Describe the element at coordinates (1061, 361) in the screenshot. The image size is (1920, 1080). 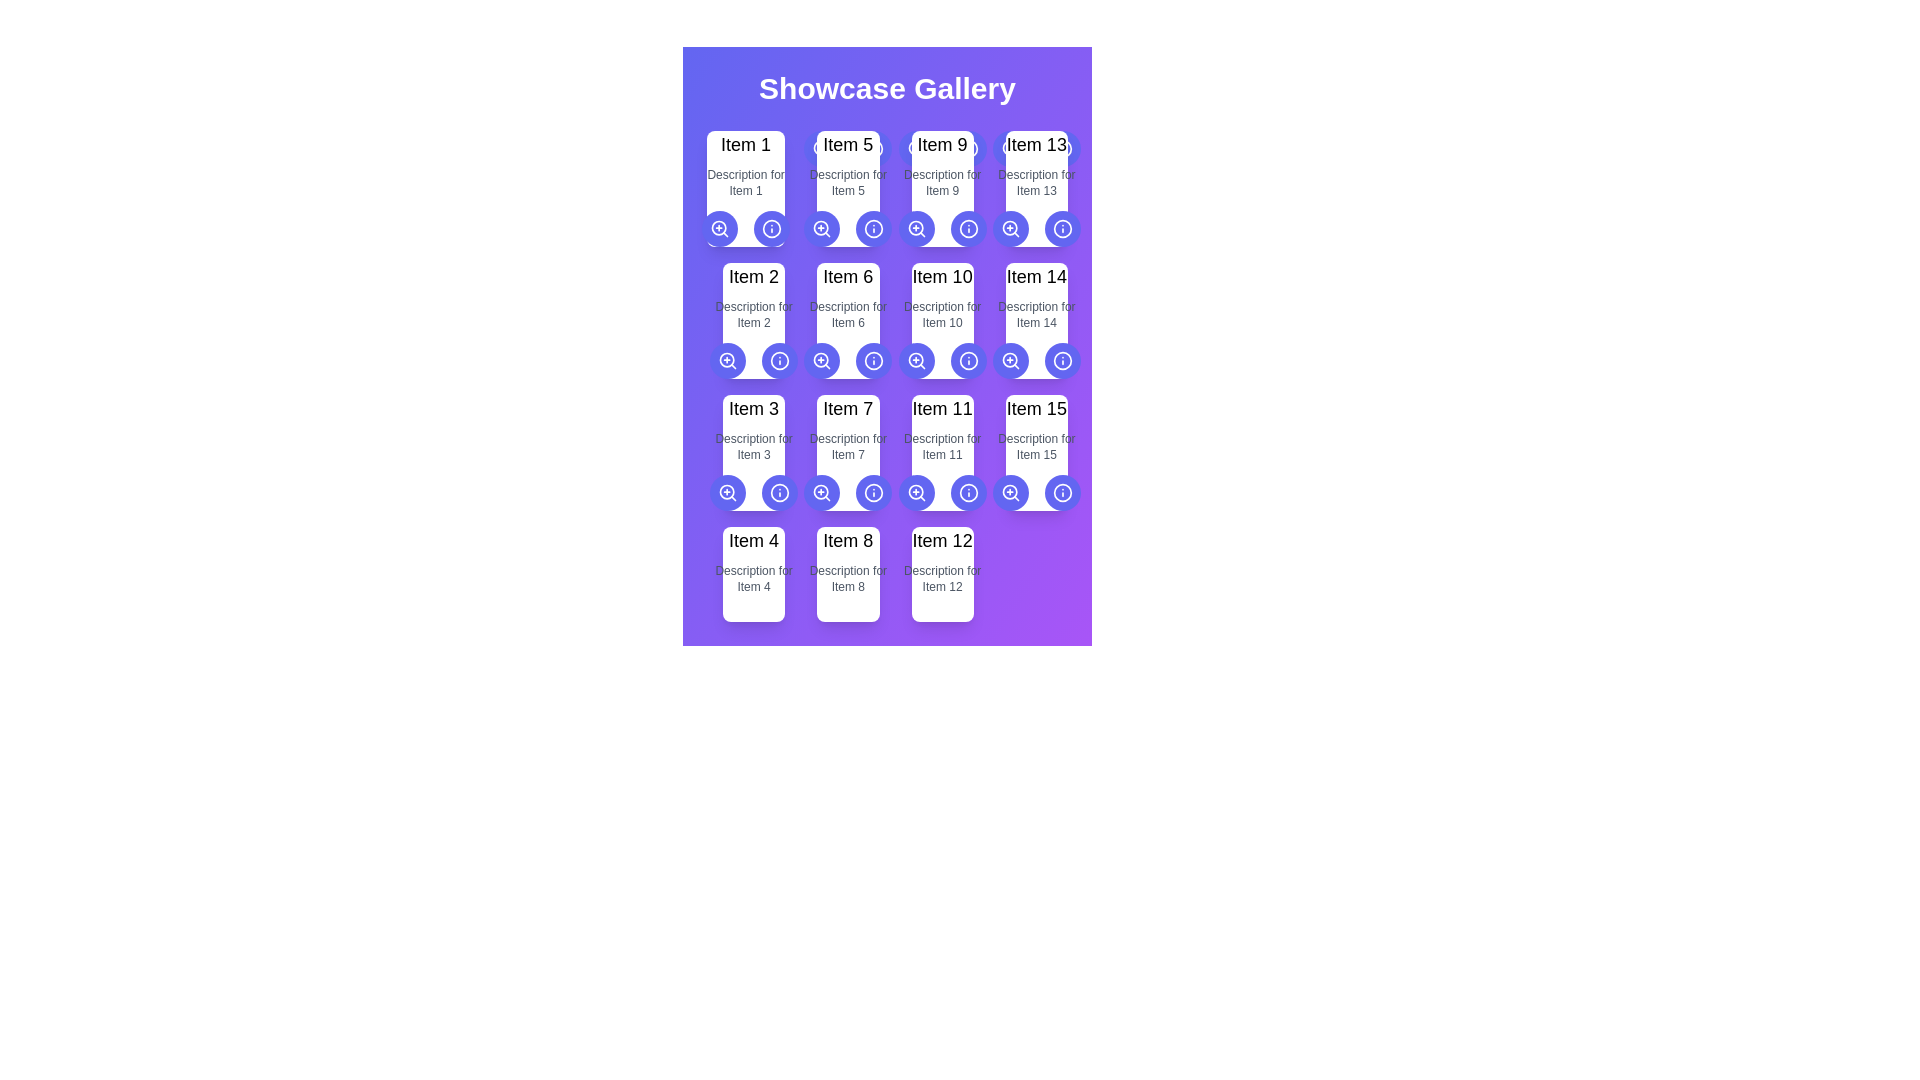
I see `the circular button with an indigo background and an 'i' inside, located in the bottom-right corner of the 'Item 14' card, to observe style changes` at that location.